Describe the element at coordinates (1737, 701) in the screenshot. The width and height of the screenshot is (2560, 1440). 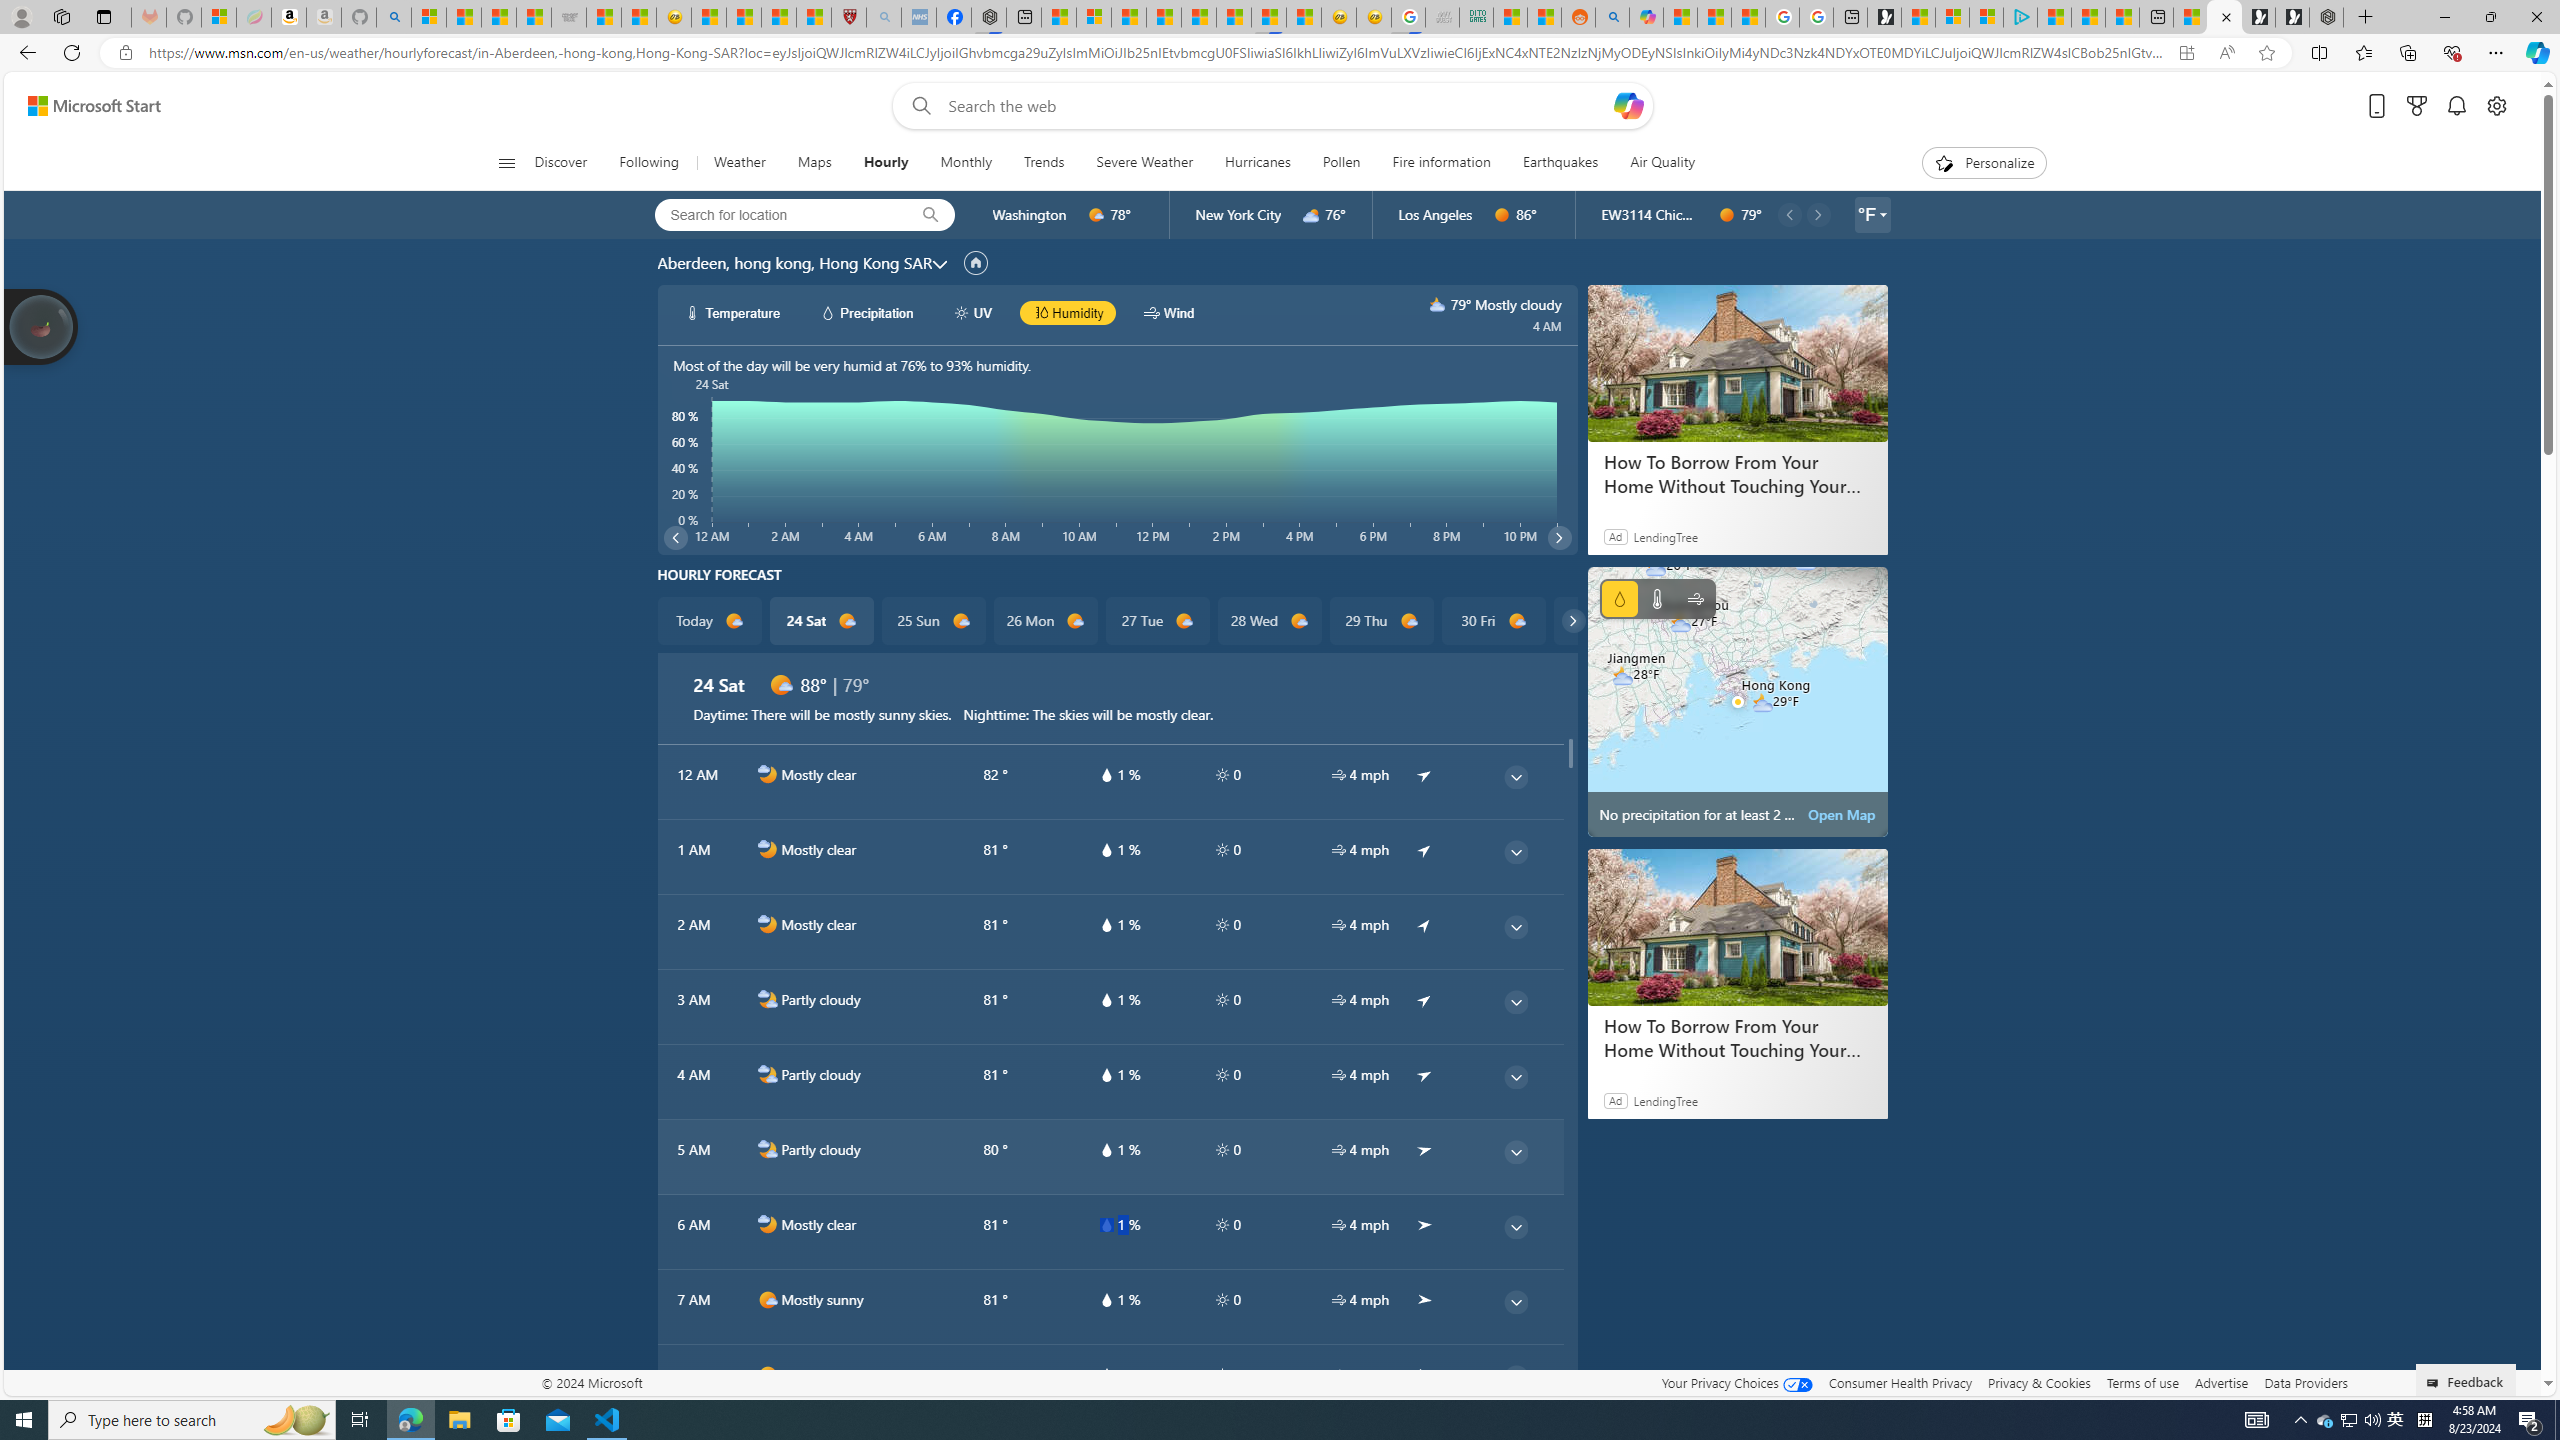
I see `'static map image of vector map'` at that location.